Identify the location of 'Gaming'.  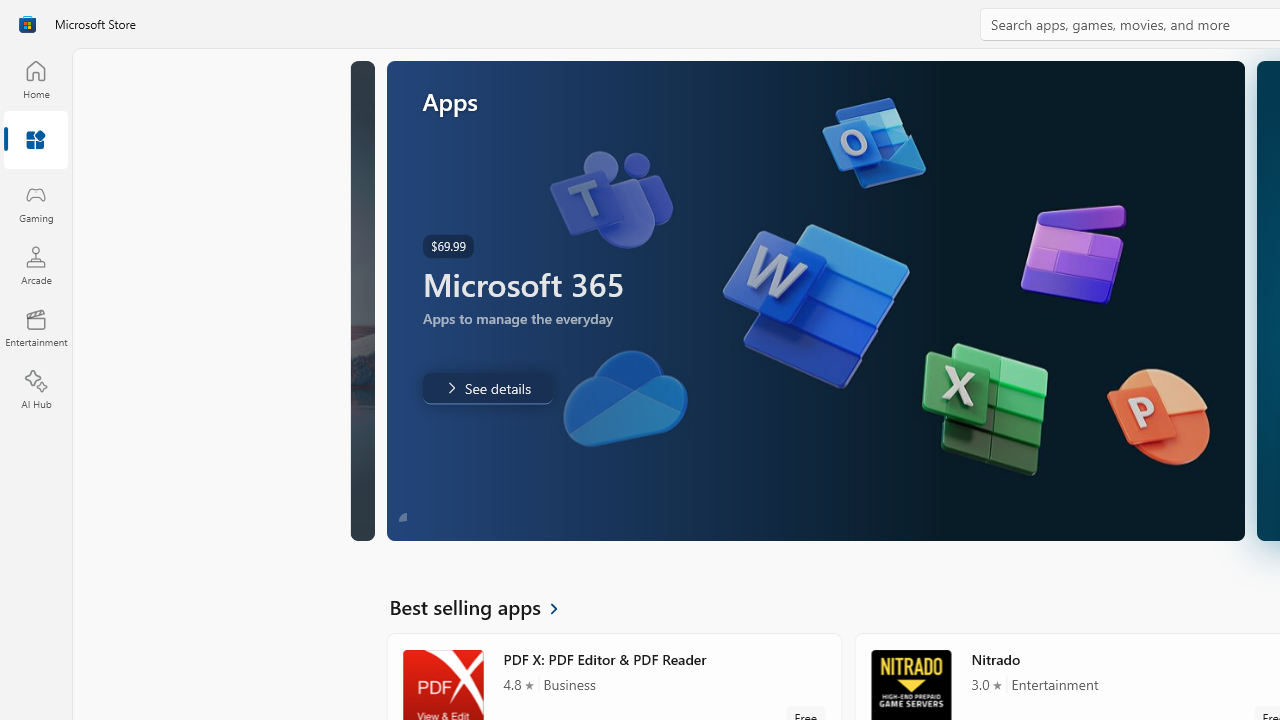
(35, 203).